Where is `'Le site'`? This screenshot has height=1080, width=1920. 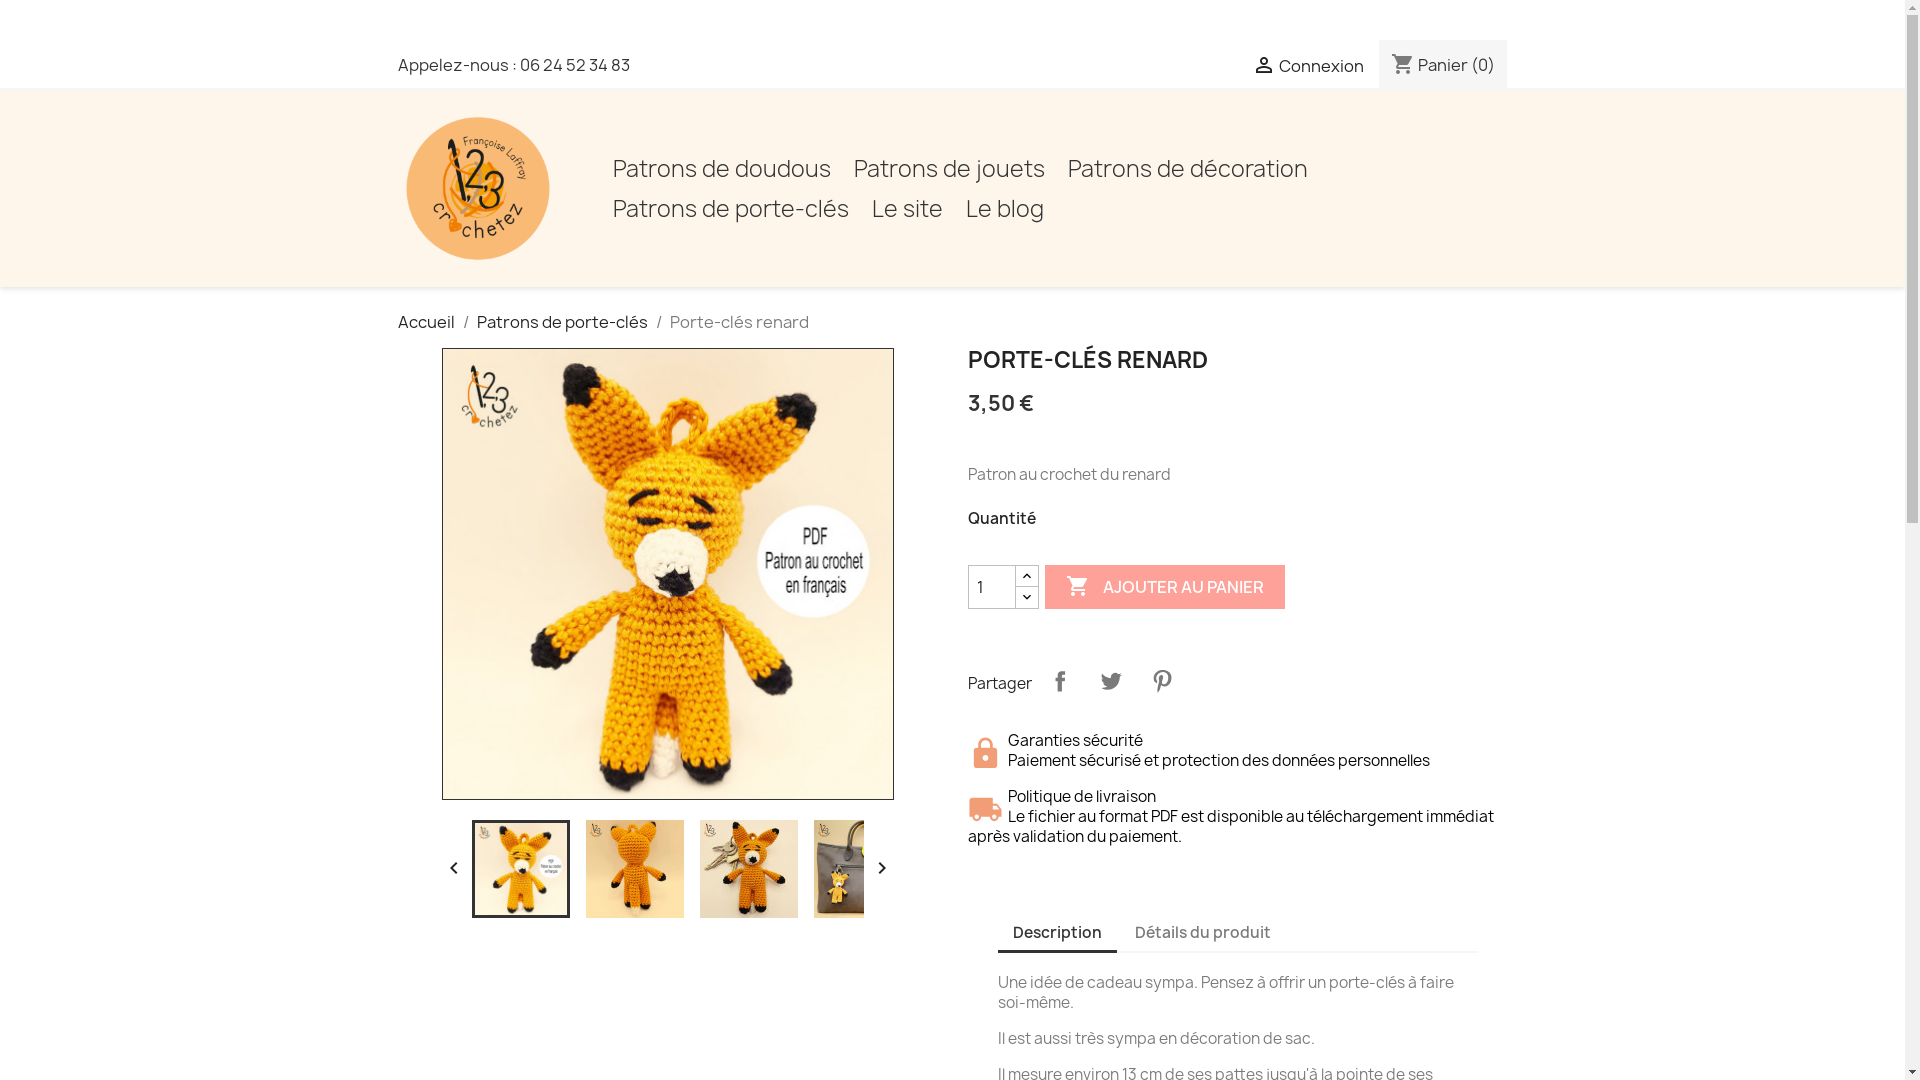
'Le site' is located at coordinates (906, 208).